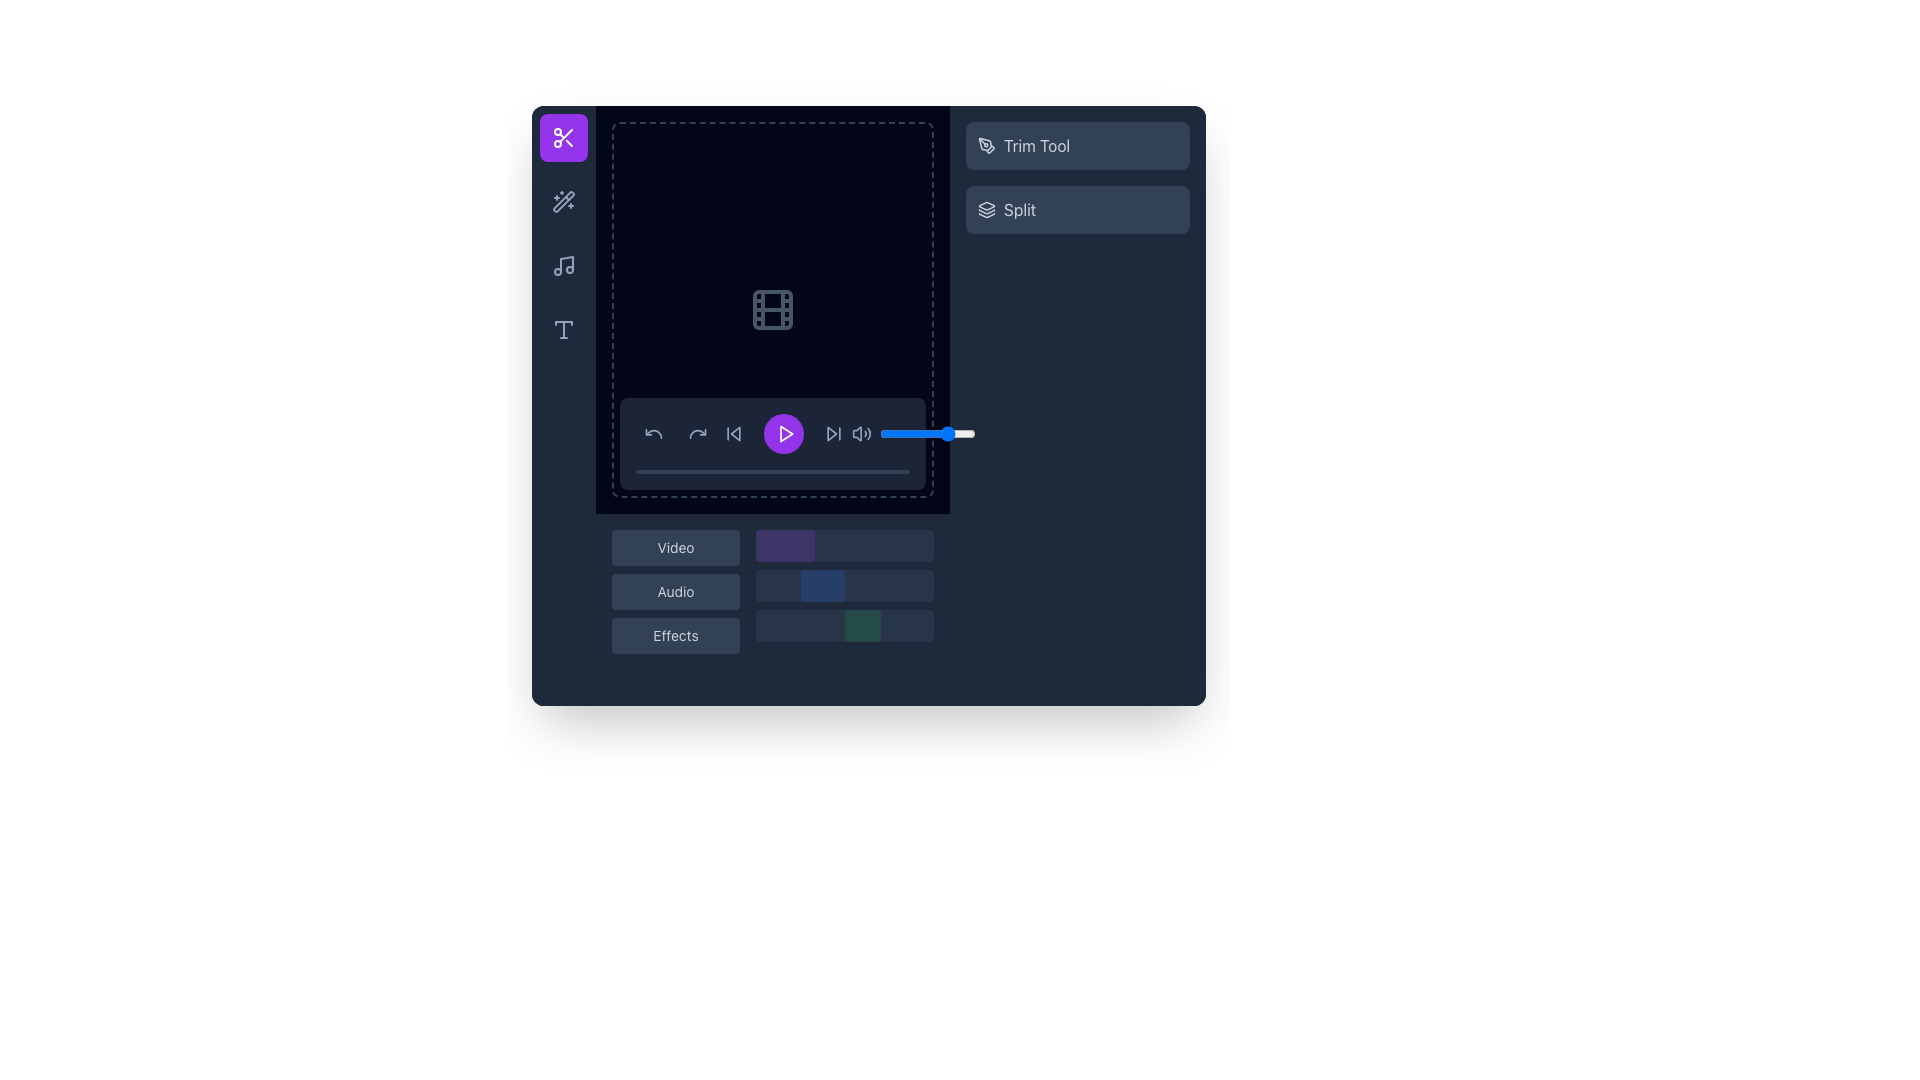 The image size is (1920, 1080). Describe the element at coordinates (771, 471) in the screenshot. I see `the animation of the progress bar located at the bottom of the control panel, which provides visual indications of progress updates during media playback` at that location.